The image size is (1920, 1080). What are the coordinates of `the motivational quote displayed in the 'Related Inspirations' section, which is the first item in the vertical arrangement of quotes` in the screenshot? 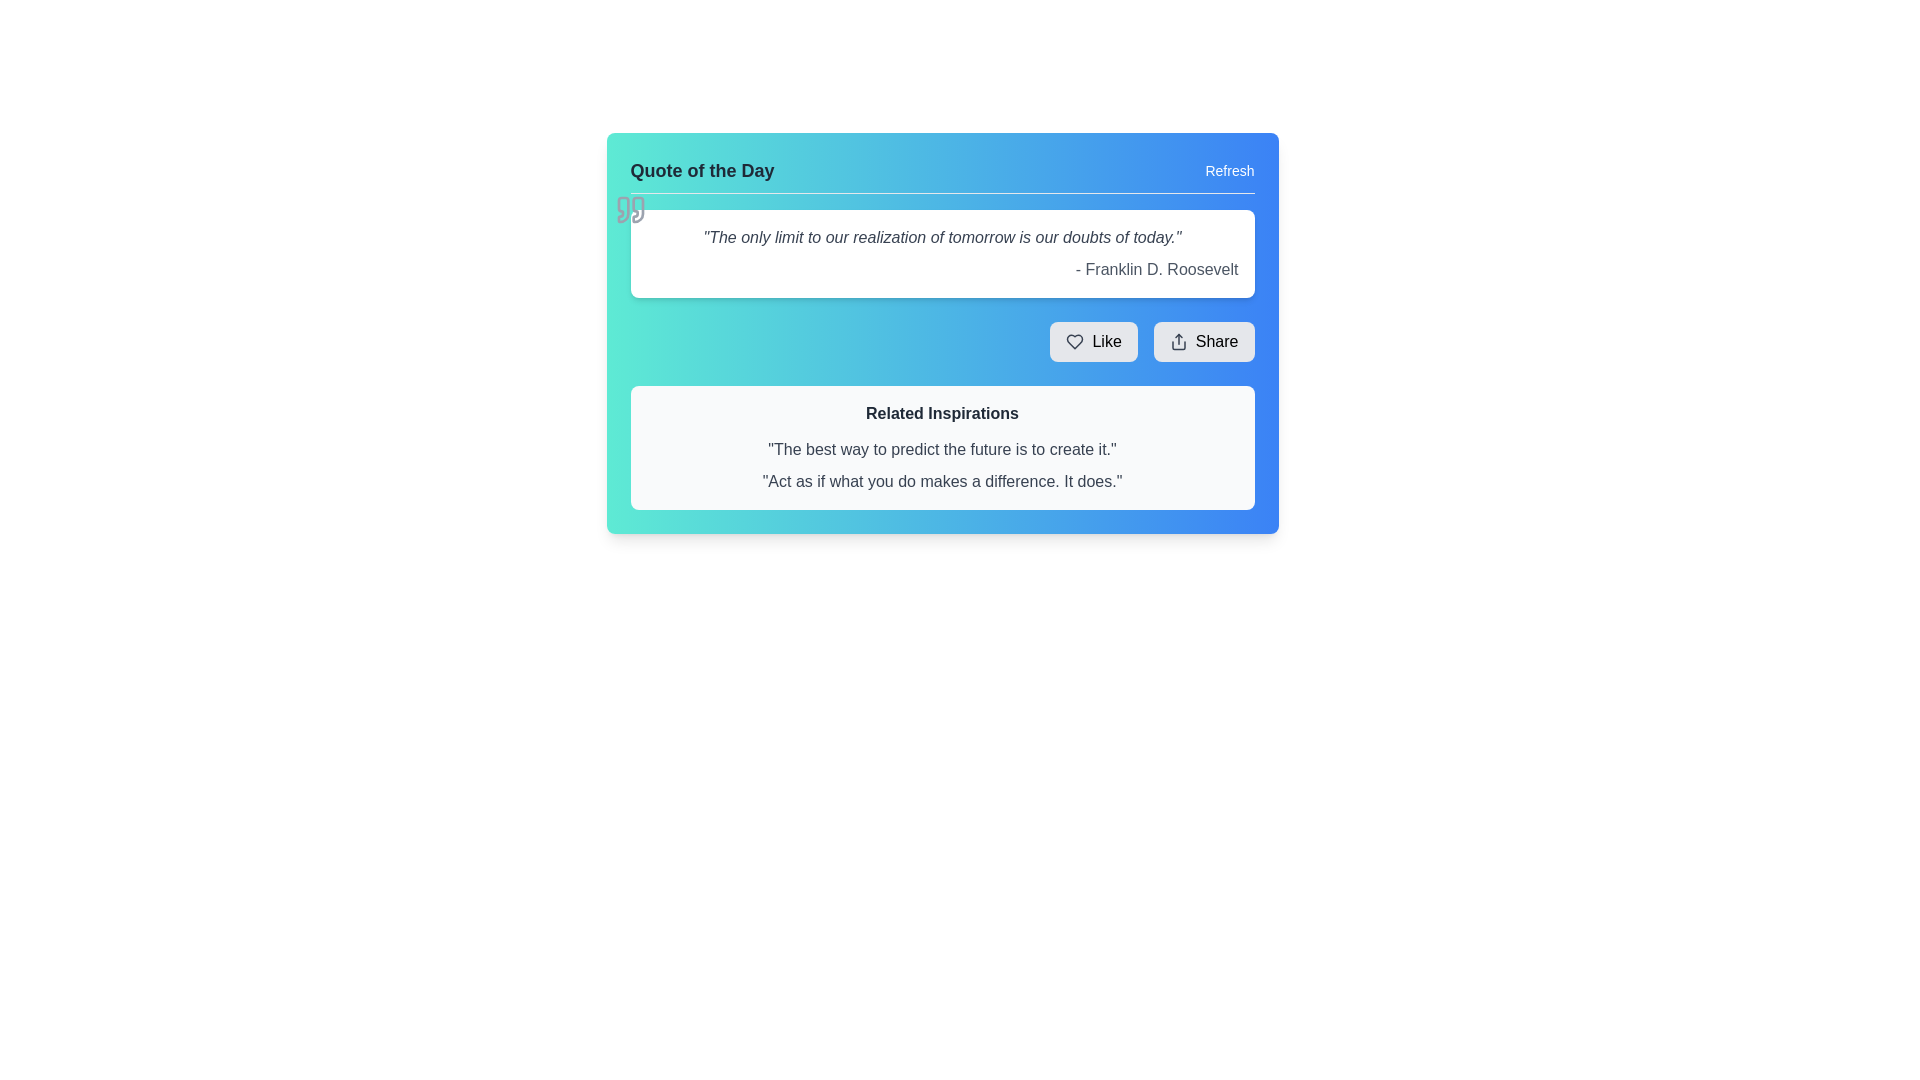 It's located at (941, 450).